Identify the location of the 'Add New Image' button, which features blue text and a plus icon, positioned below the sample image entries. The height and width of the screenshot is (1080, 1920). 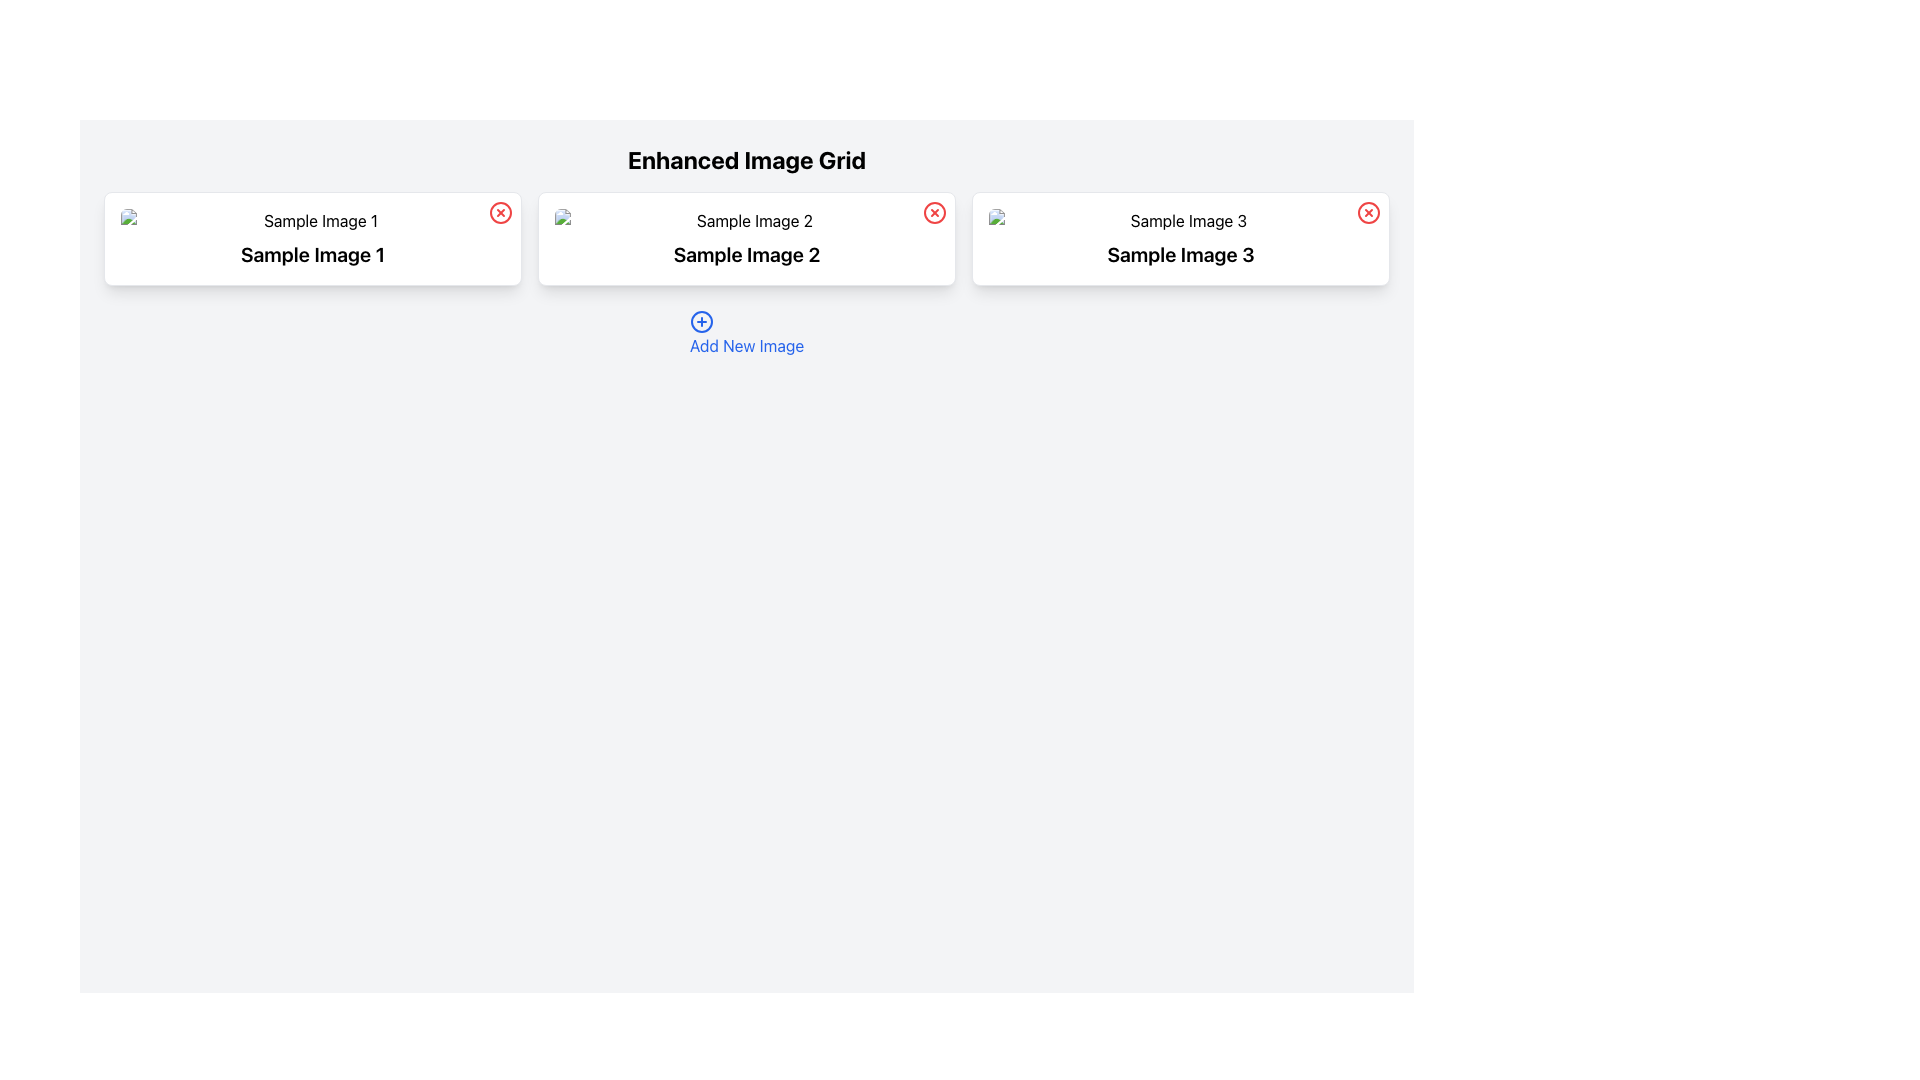
(746, 333).